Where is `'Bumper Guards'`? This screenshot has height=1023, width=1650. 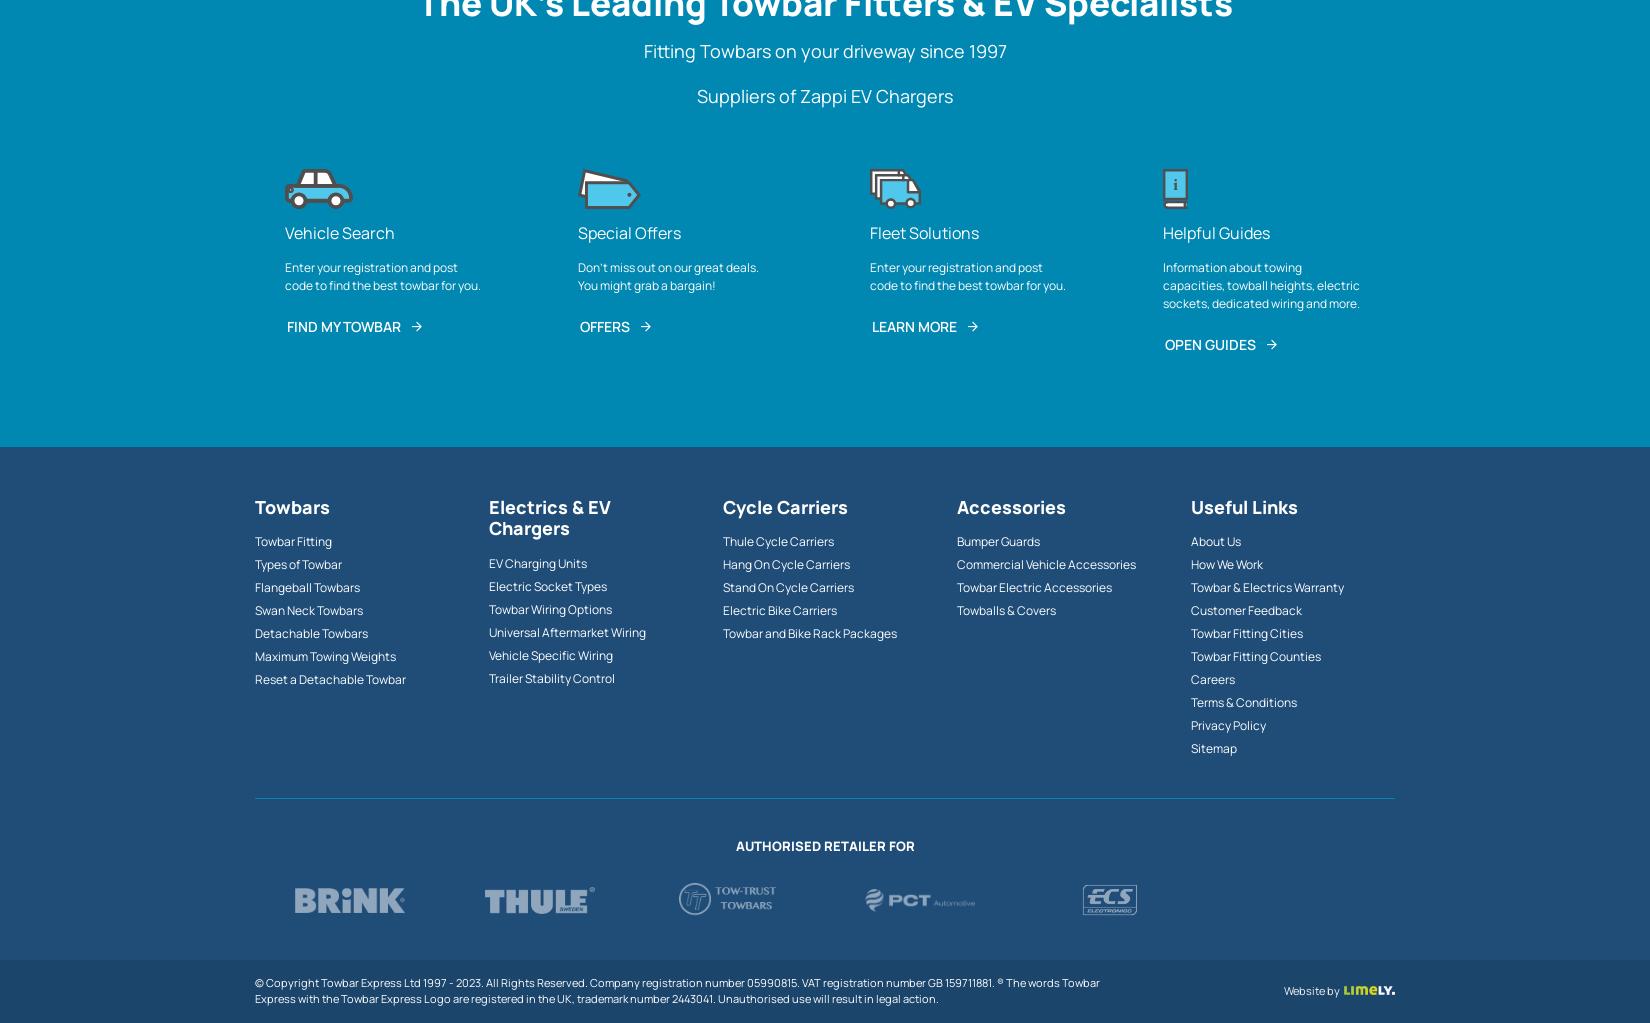
'Bumper Guards' is located at coordinates (998, 540).